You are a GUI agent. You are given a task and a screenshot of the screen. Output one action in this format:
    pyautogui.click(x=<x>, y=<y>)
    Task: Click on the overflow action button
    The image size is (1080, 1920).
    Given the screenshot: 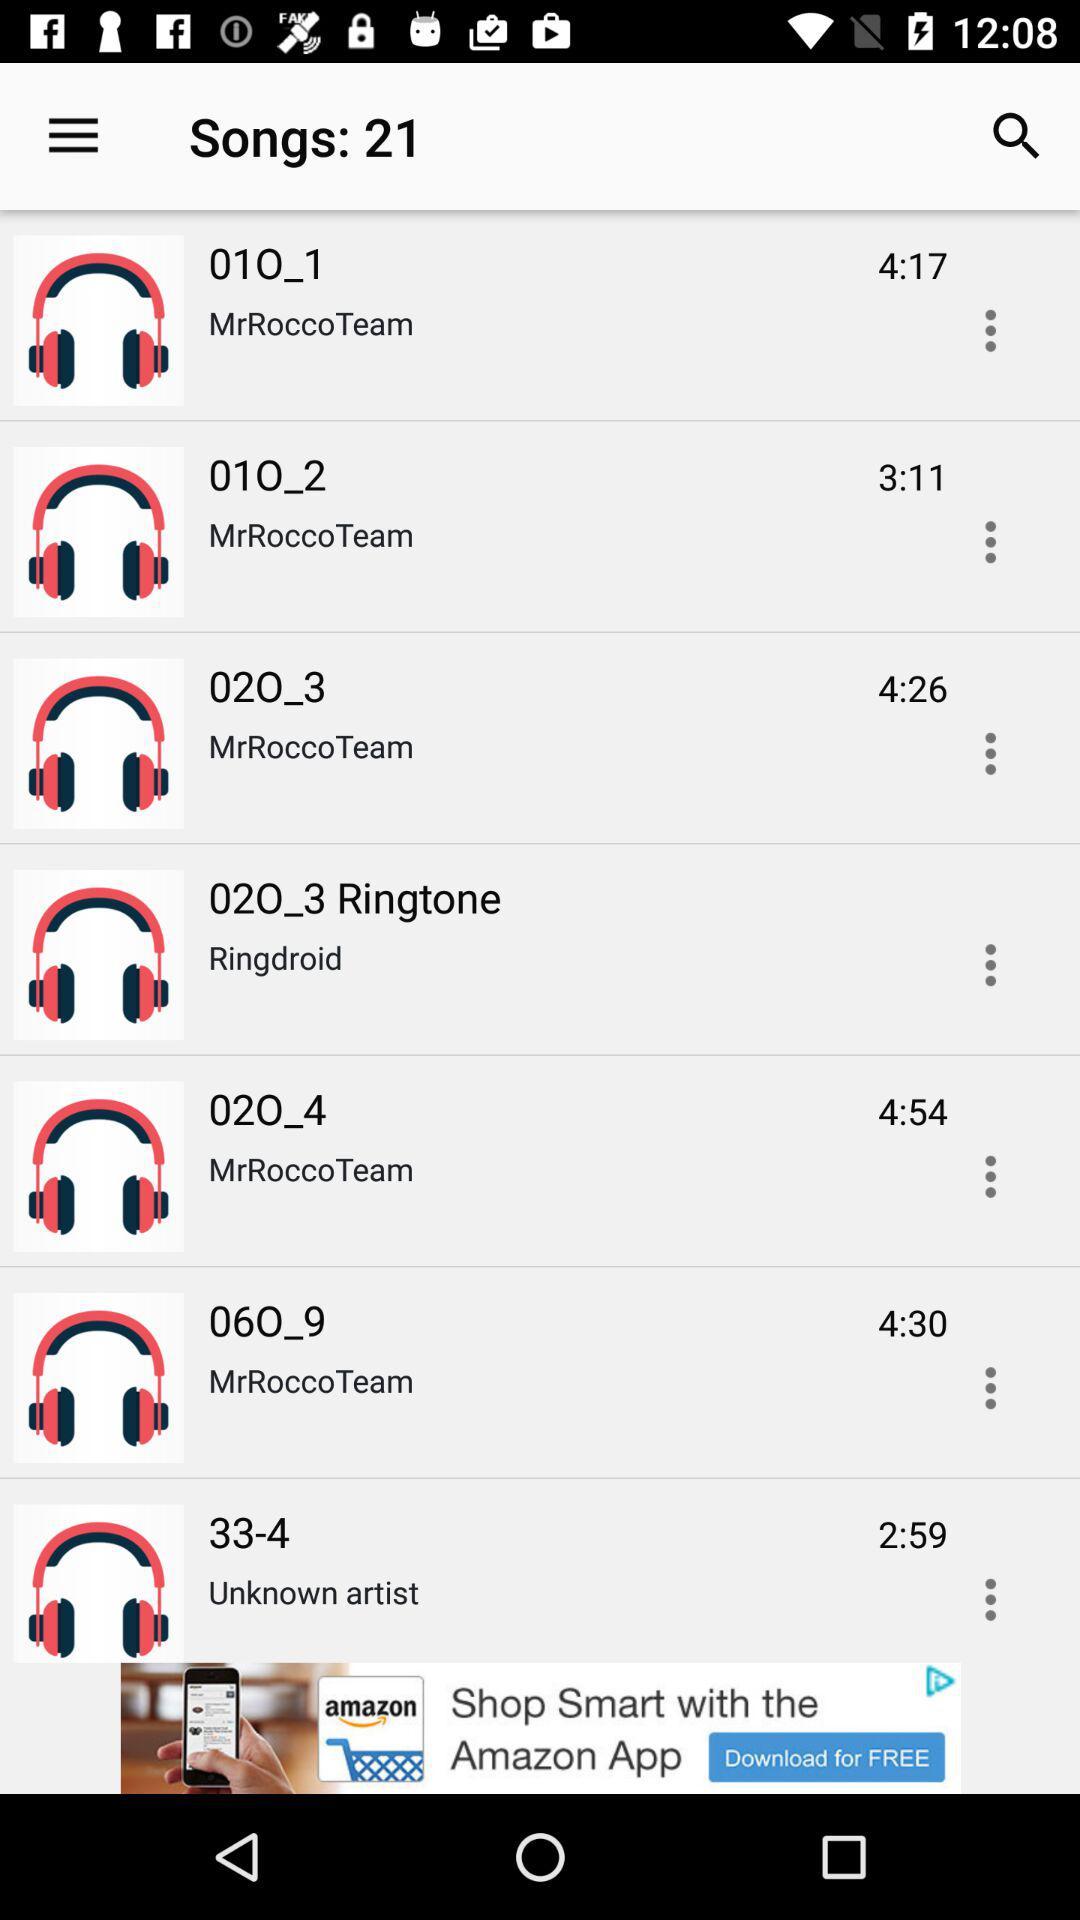 What is the action you would take?
    pyautogui.click(x=990, y=752)
    